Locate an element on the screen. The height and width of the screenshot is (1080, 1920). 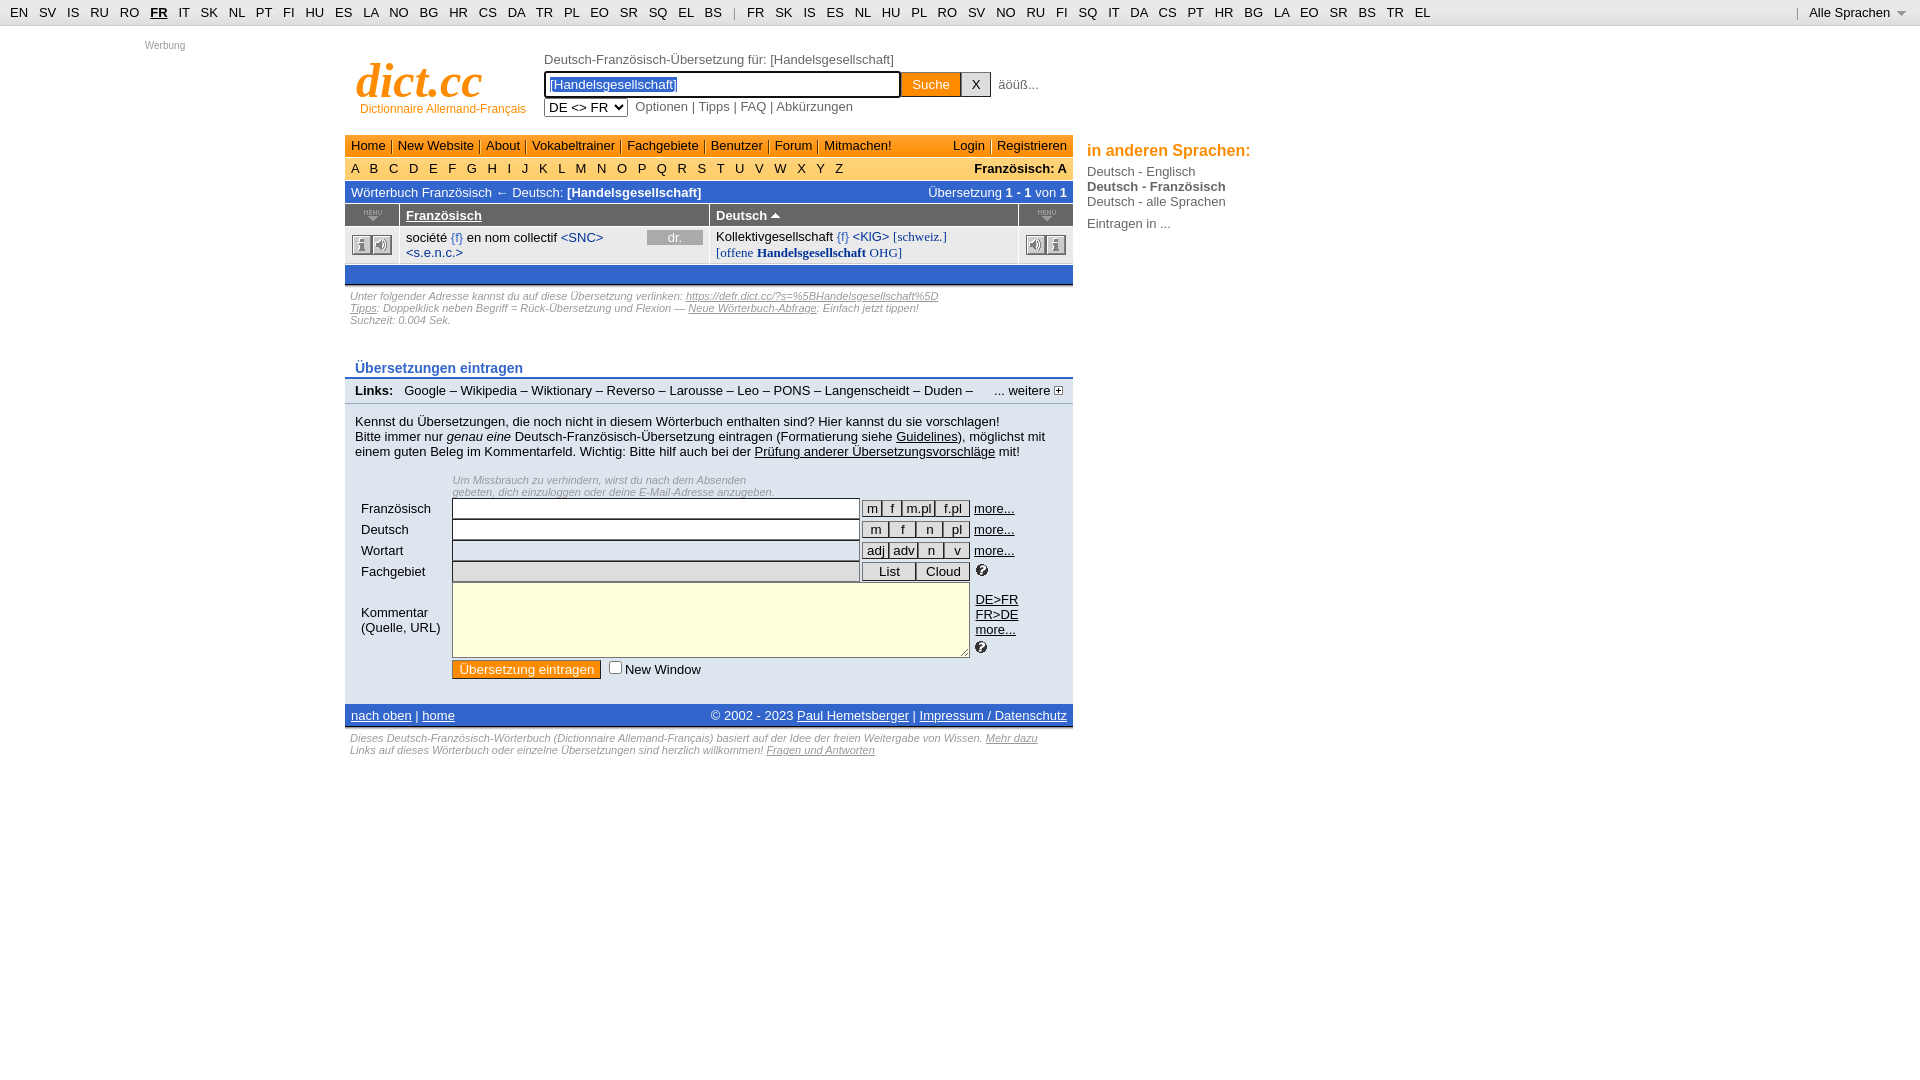
'Deutsch - alle Sprachen' is located at coordinates (1156, 201).